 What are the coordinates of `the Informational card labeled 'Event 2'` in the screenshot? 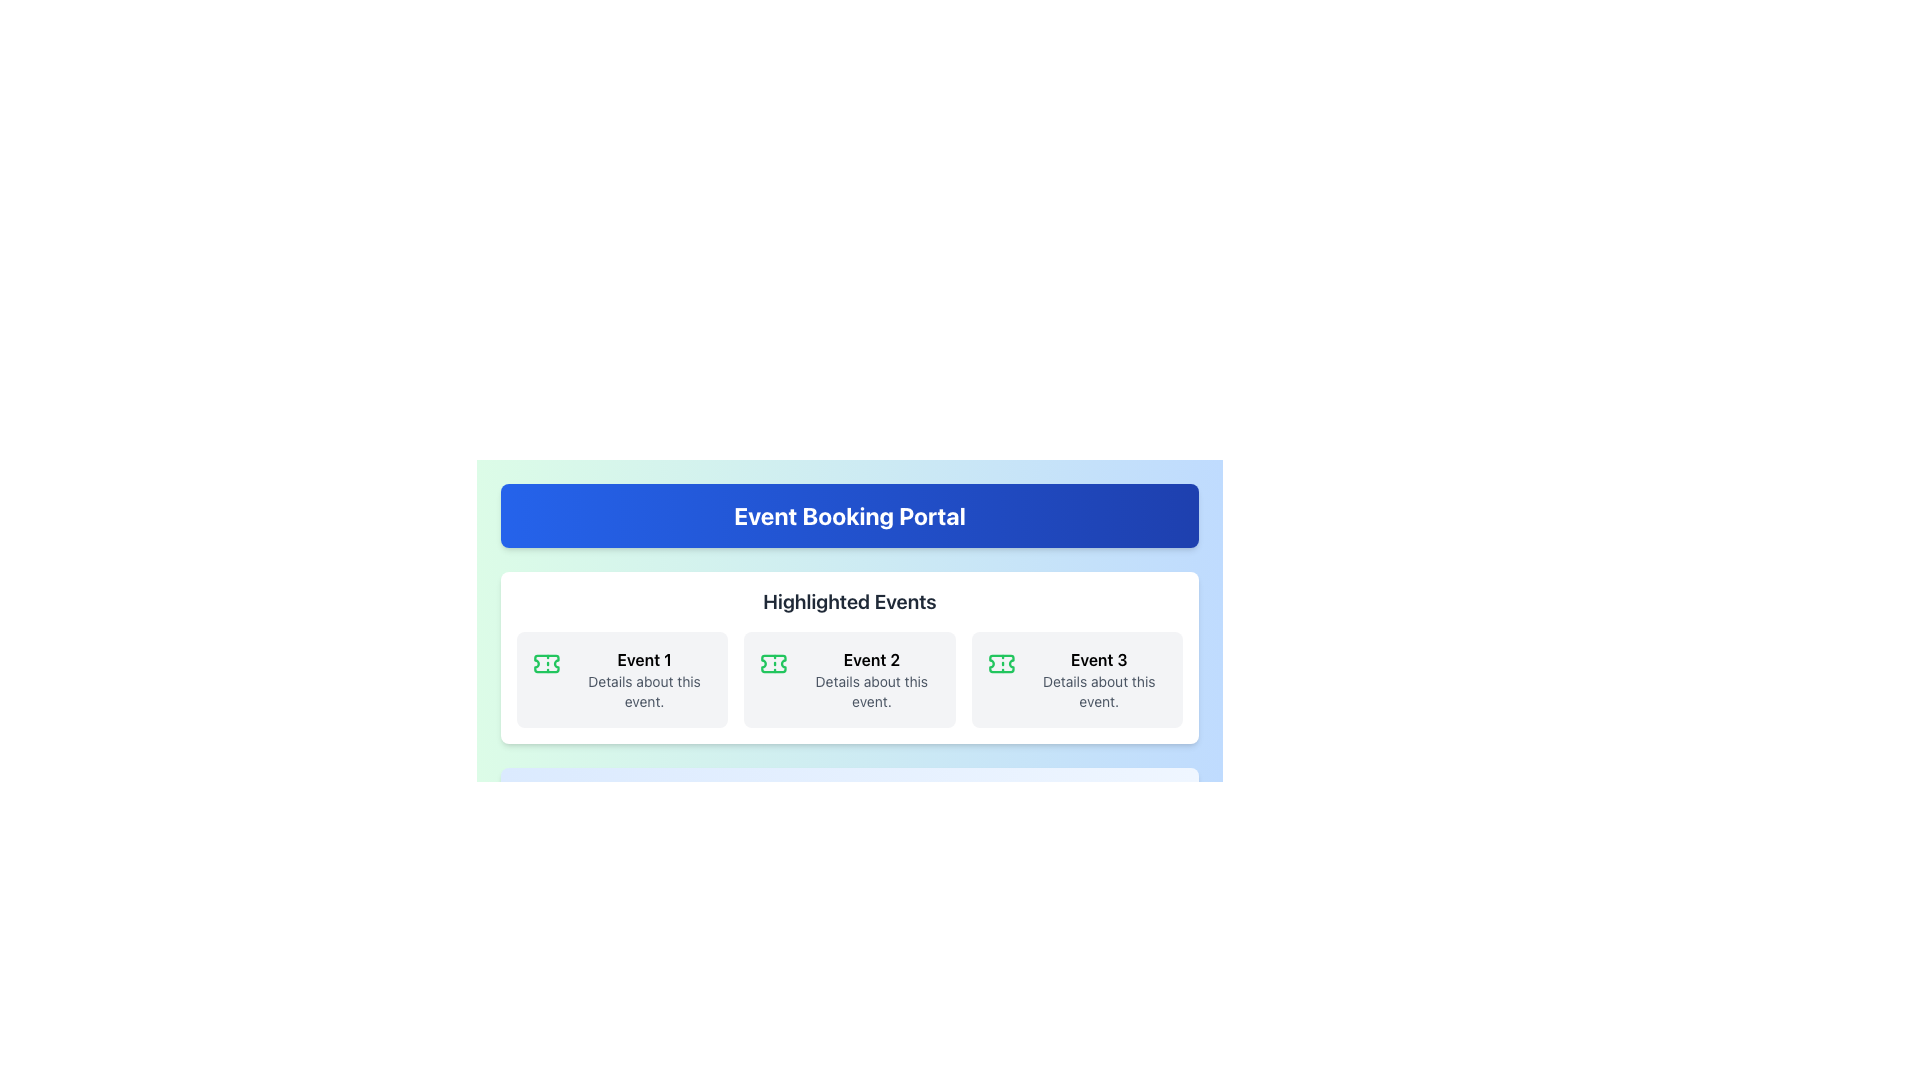 It's located at (849, 678).